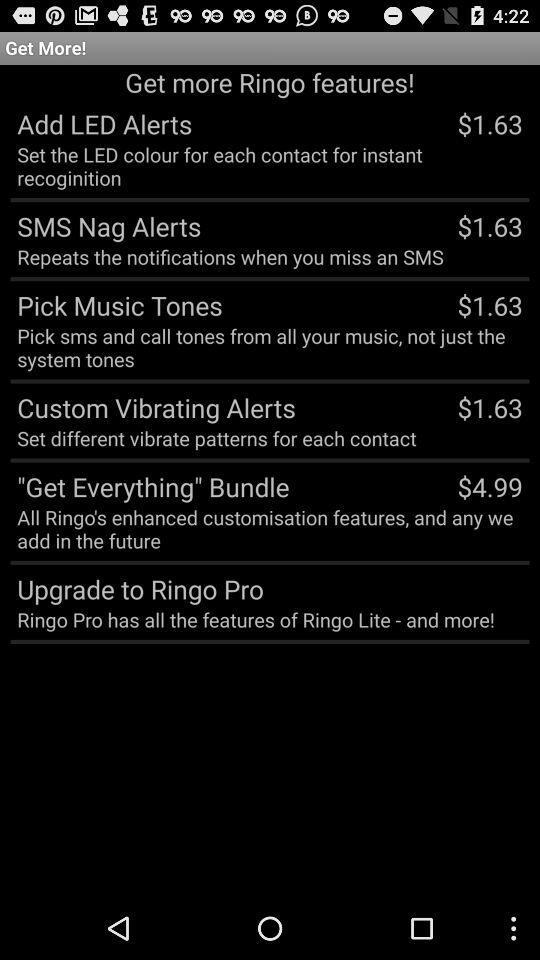  I want to click on icon above all ringo s icon, so click(149, 485).